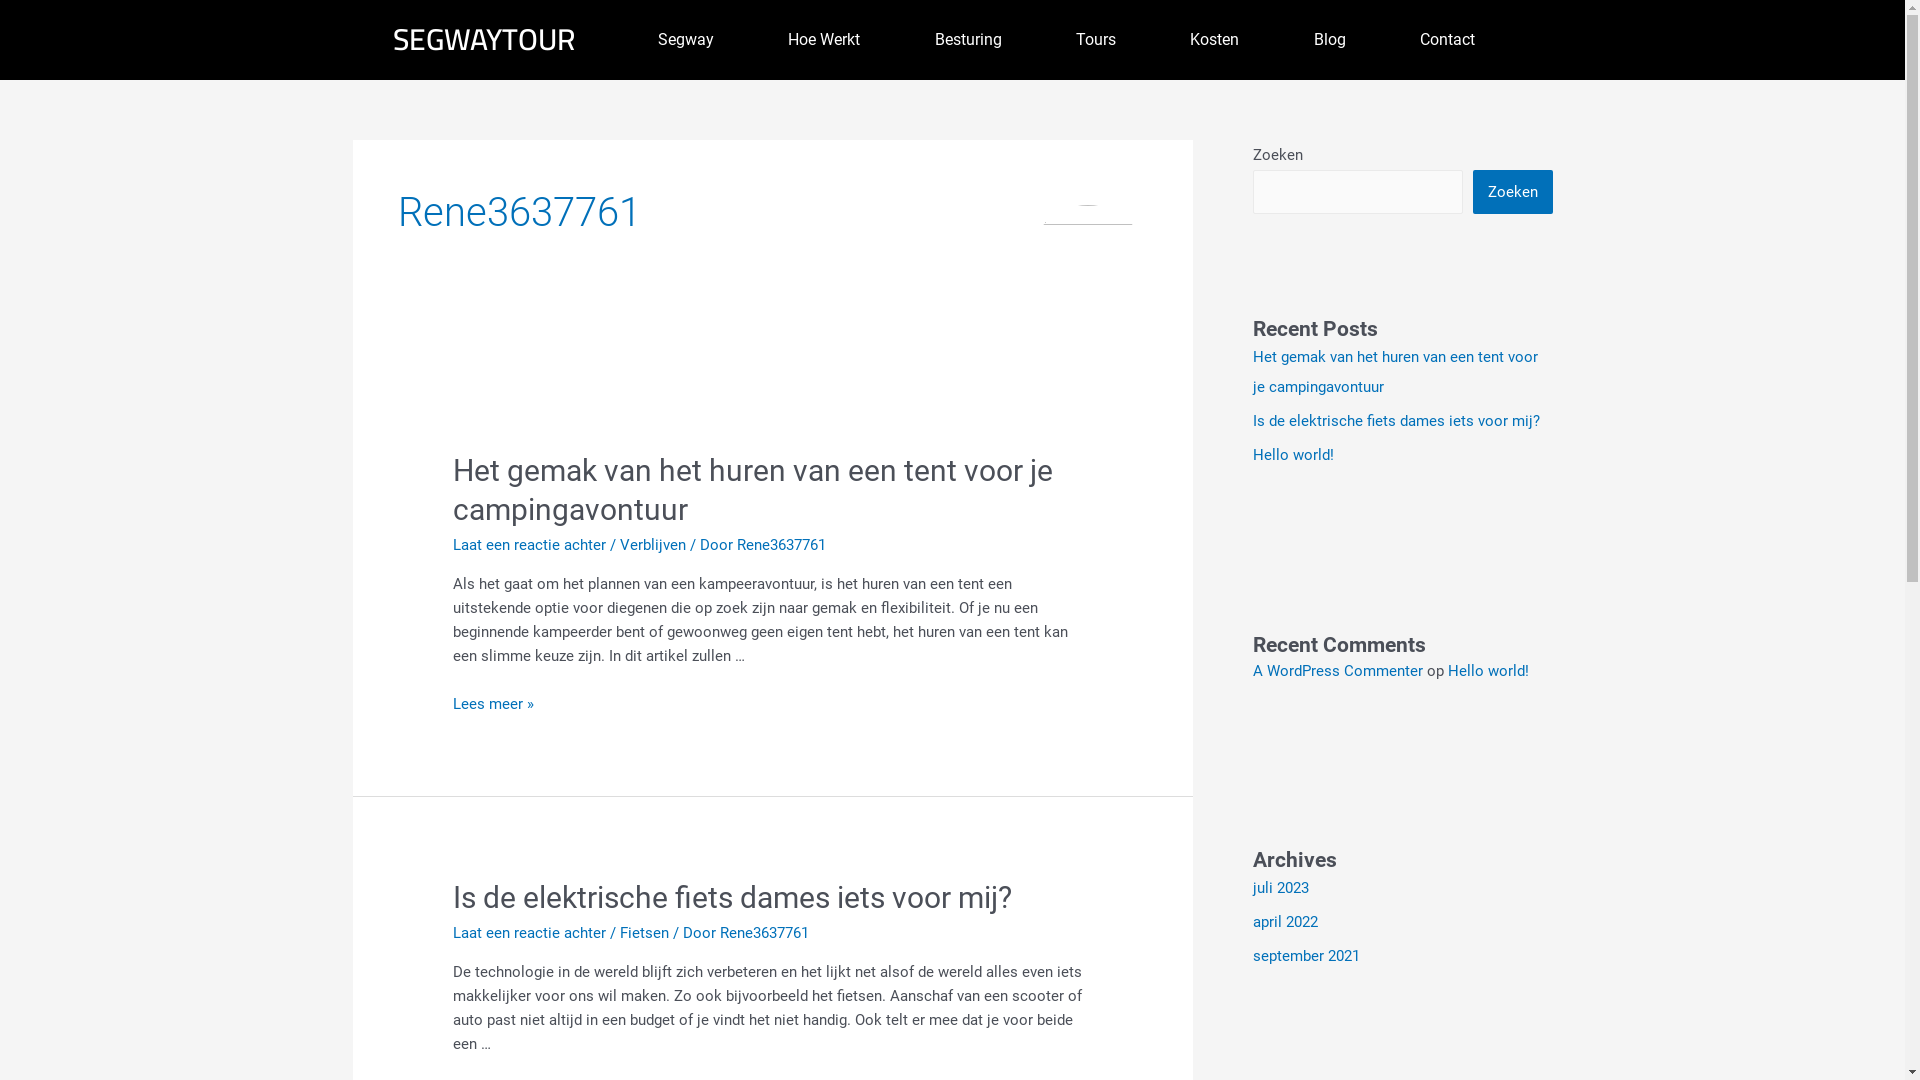 The width and height of the screenshot is (1920, 1080). What do you see at coordinates (1329, 39) in the screenshot?
I see `'Blog'` at bounding box center [1329, 39].